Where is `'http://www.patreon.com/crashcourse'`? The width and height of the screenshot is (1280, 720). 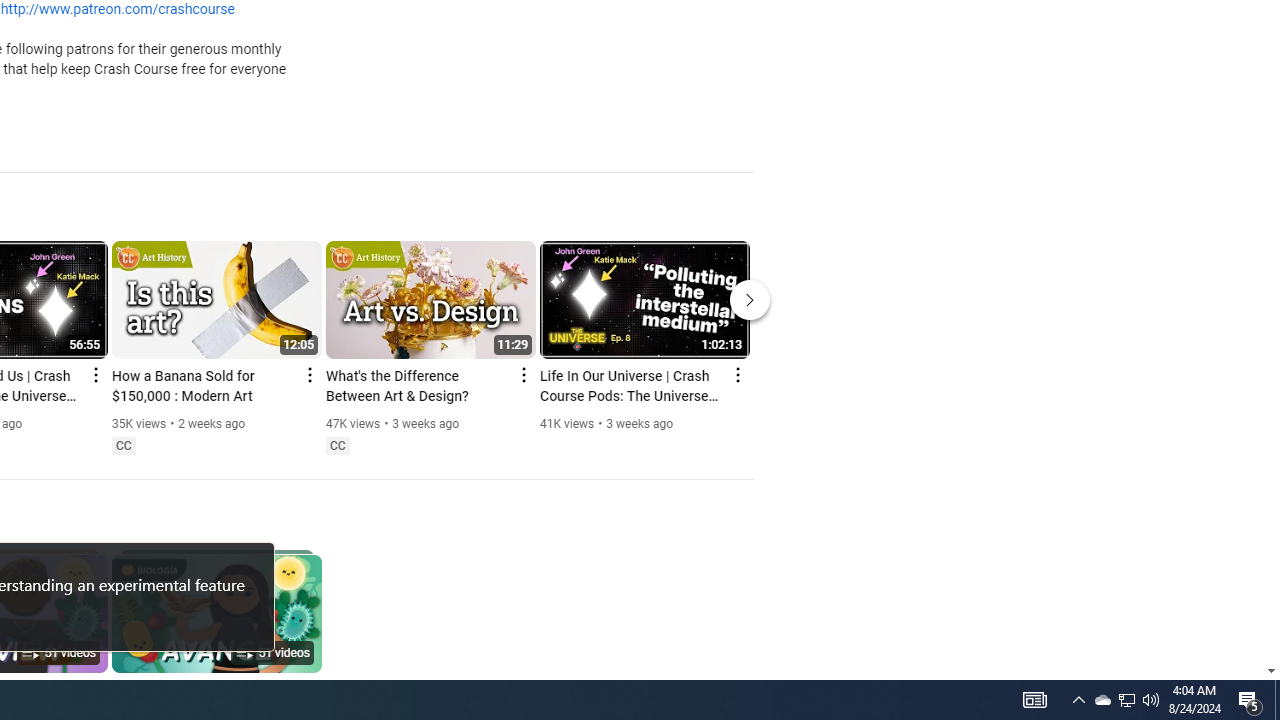
'http://www.patreon.com/crashcourse' is located at coordinates (116, 10).